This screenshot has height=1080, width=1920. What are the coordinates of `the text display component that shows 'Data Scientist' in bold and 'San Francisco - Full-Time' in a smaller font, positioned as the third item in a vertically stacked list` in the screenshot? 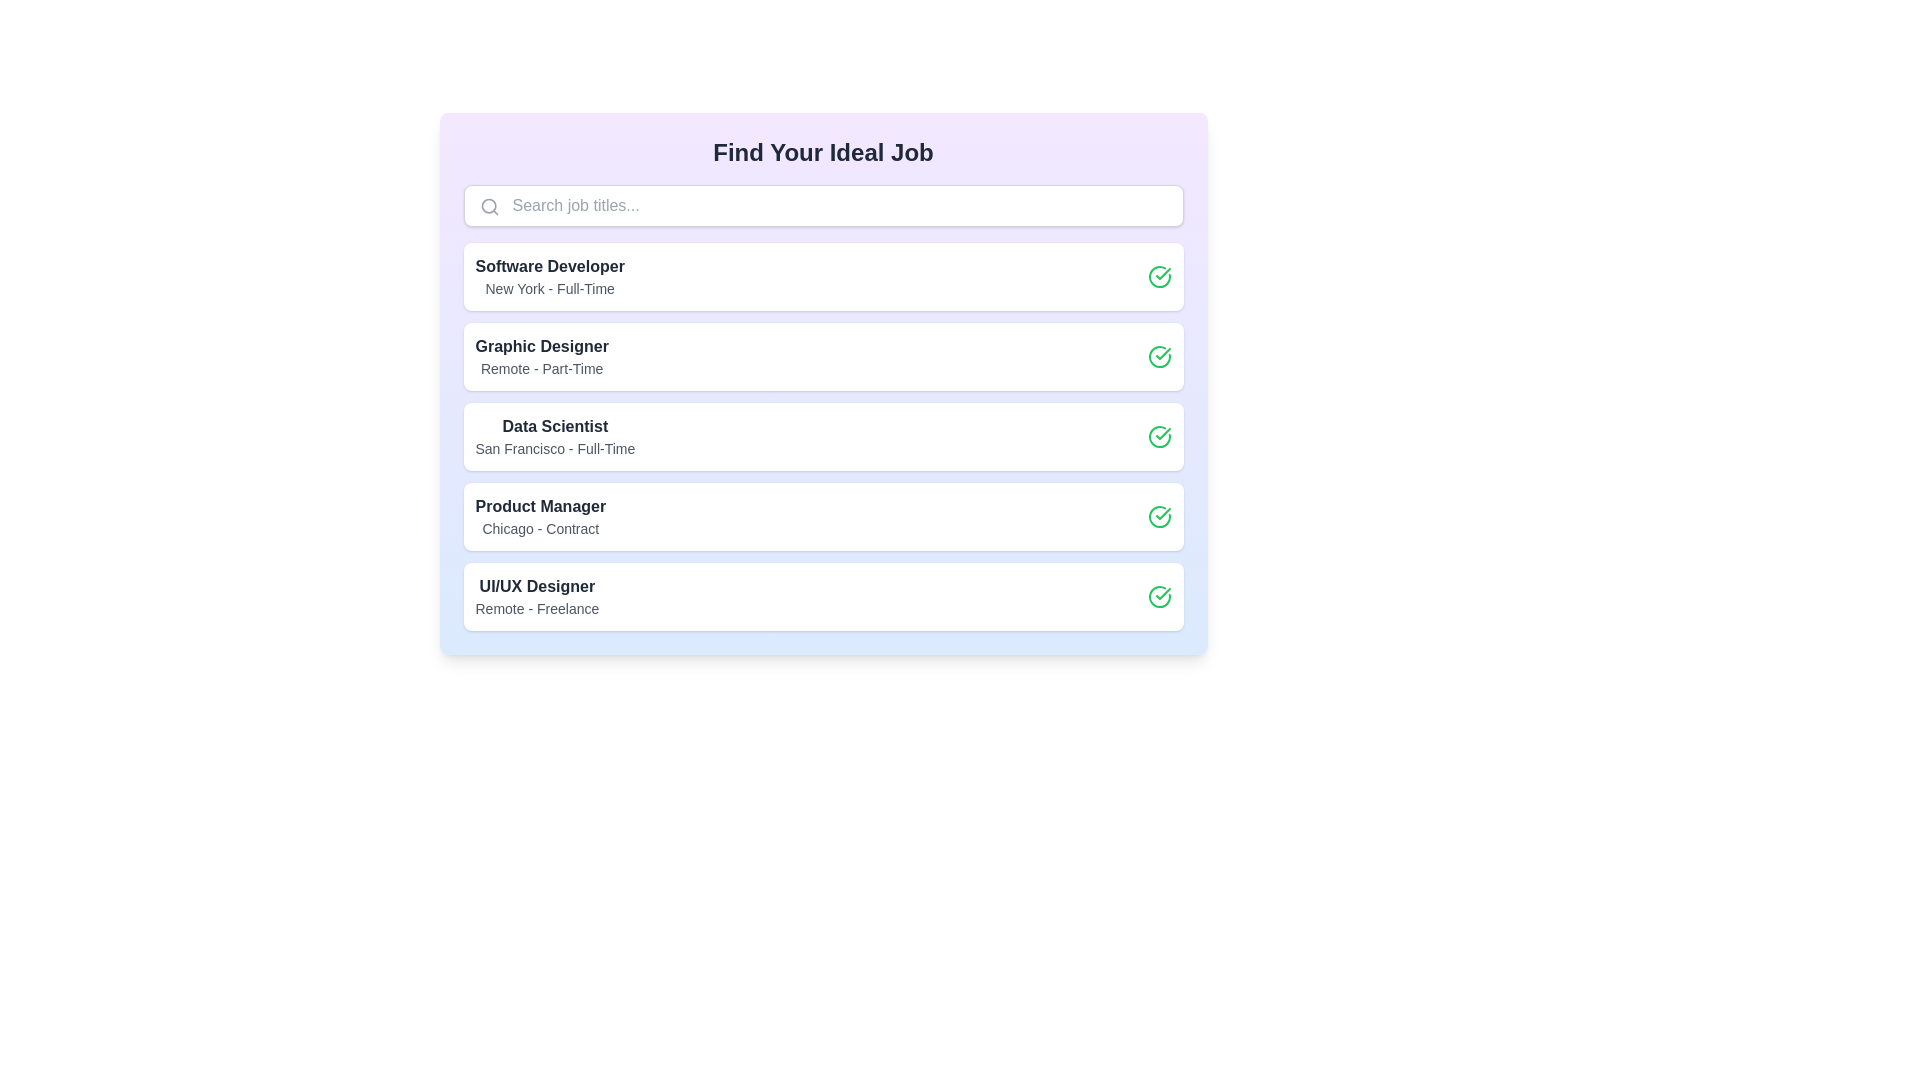 It's located at (555, 435).